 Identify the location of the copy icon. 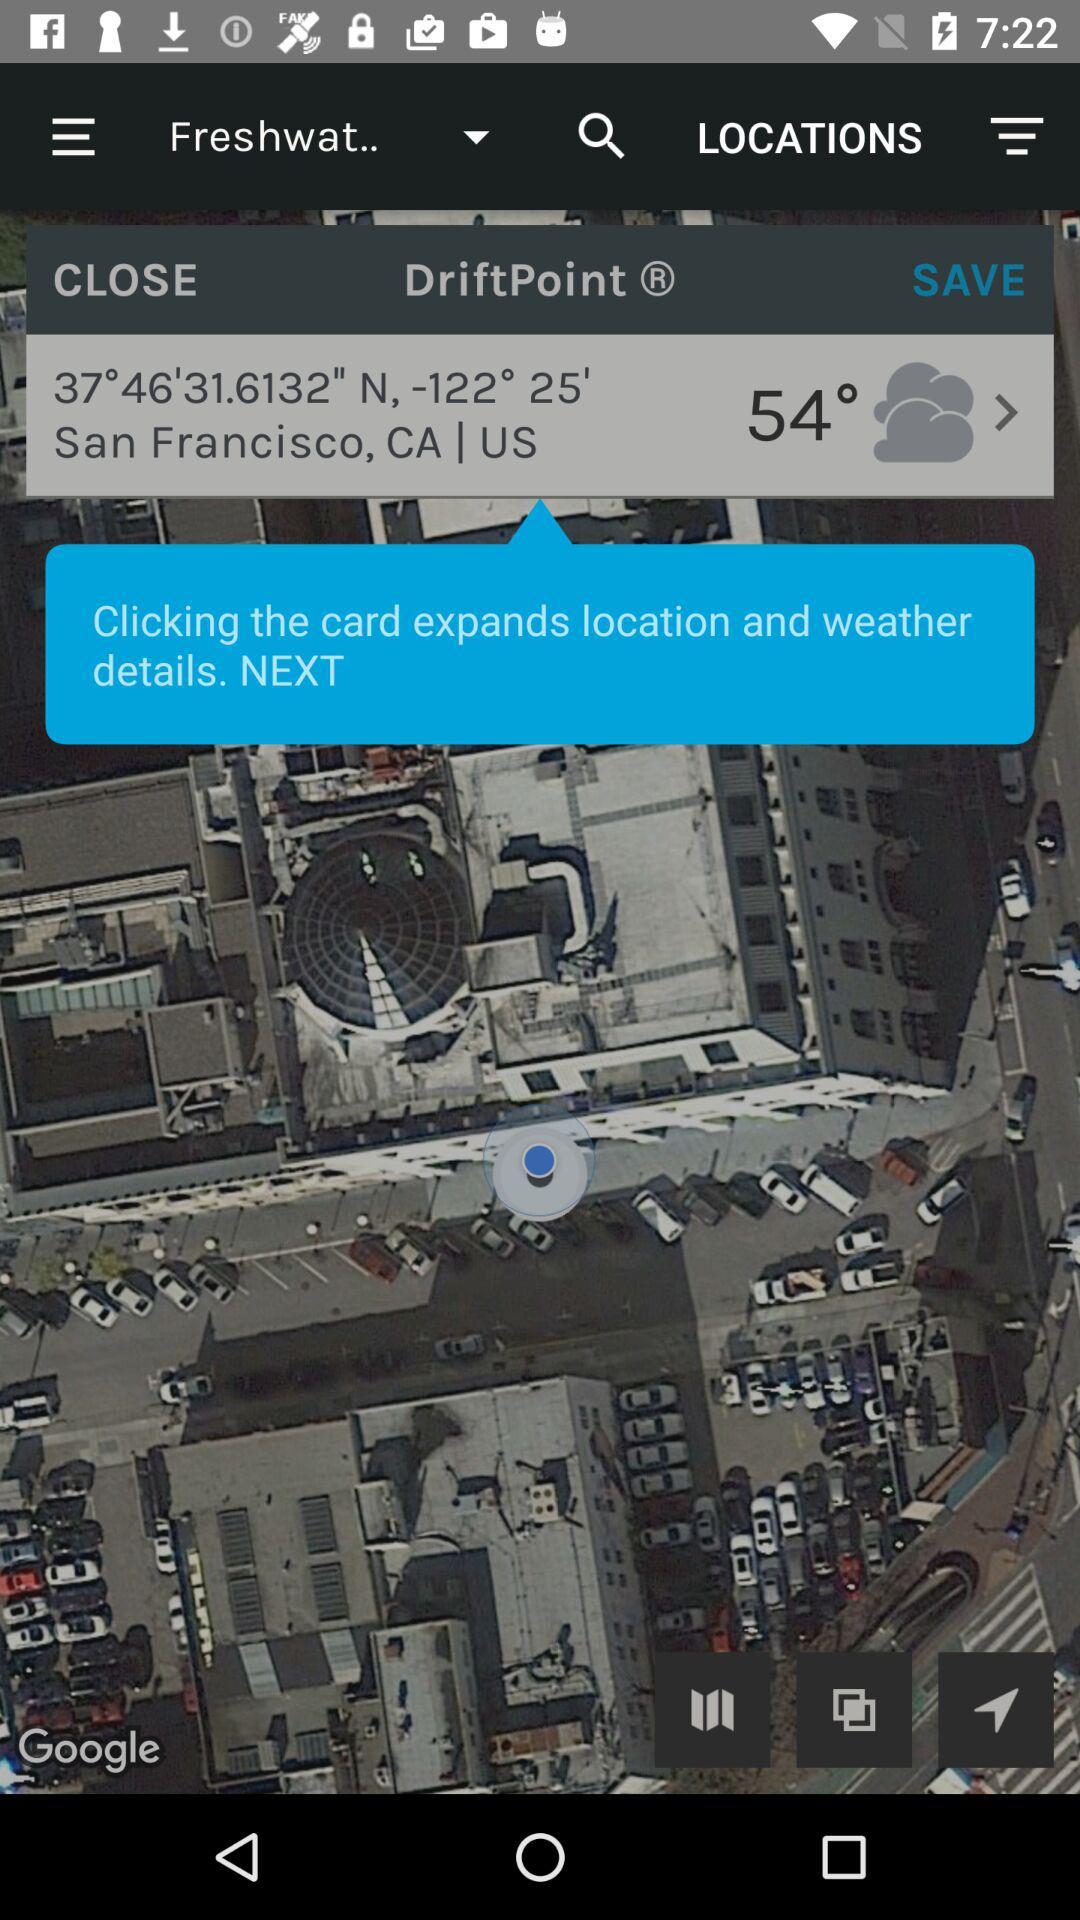
(854, 1708).